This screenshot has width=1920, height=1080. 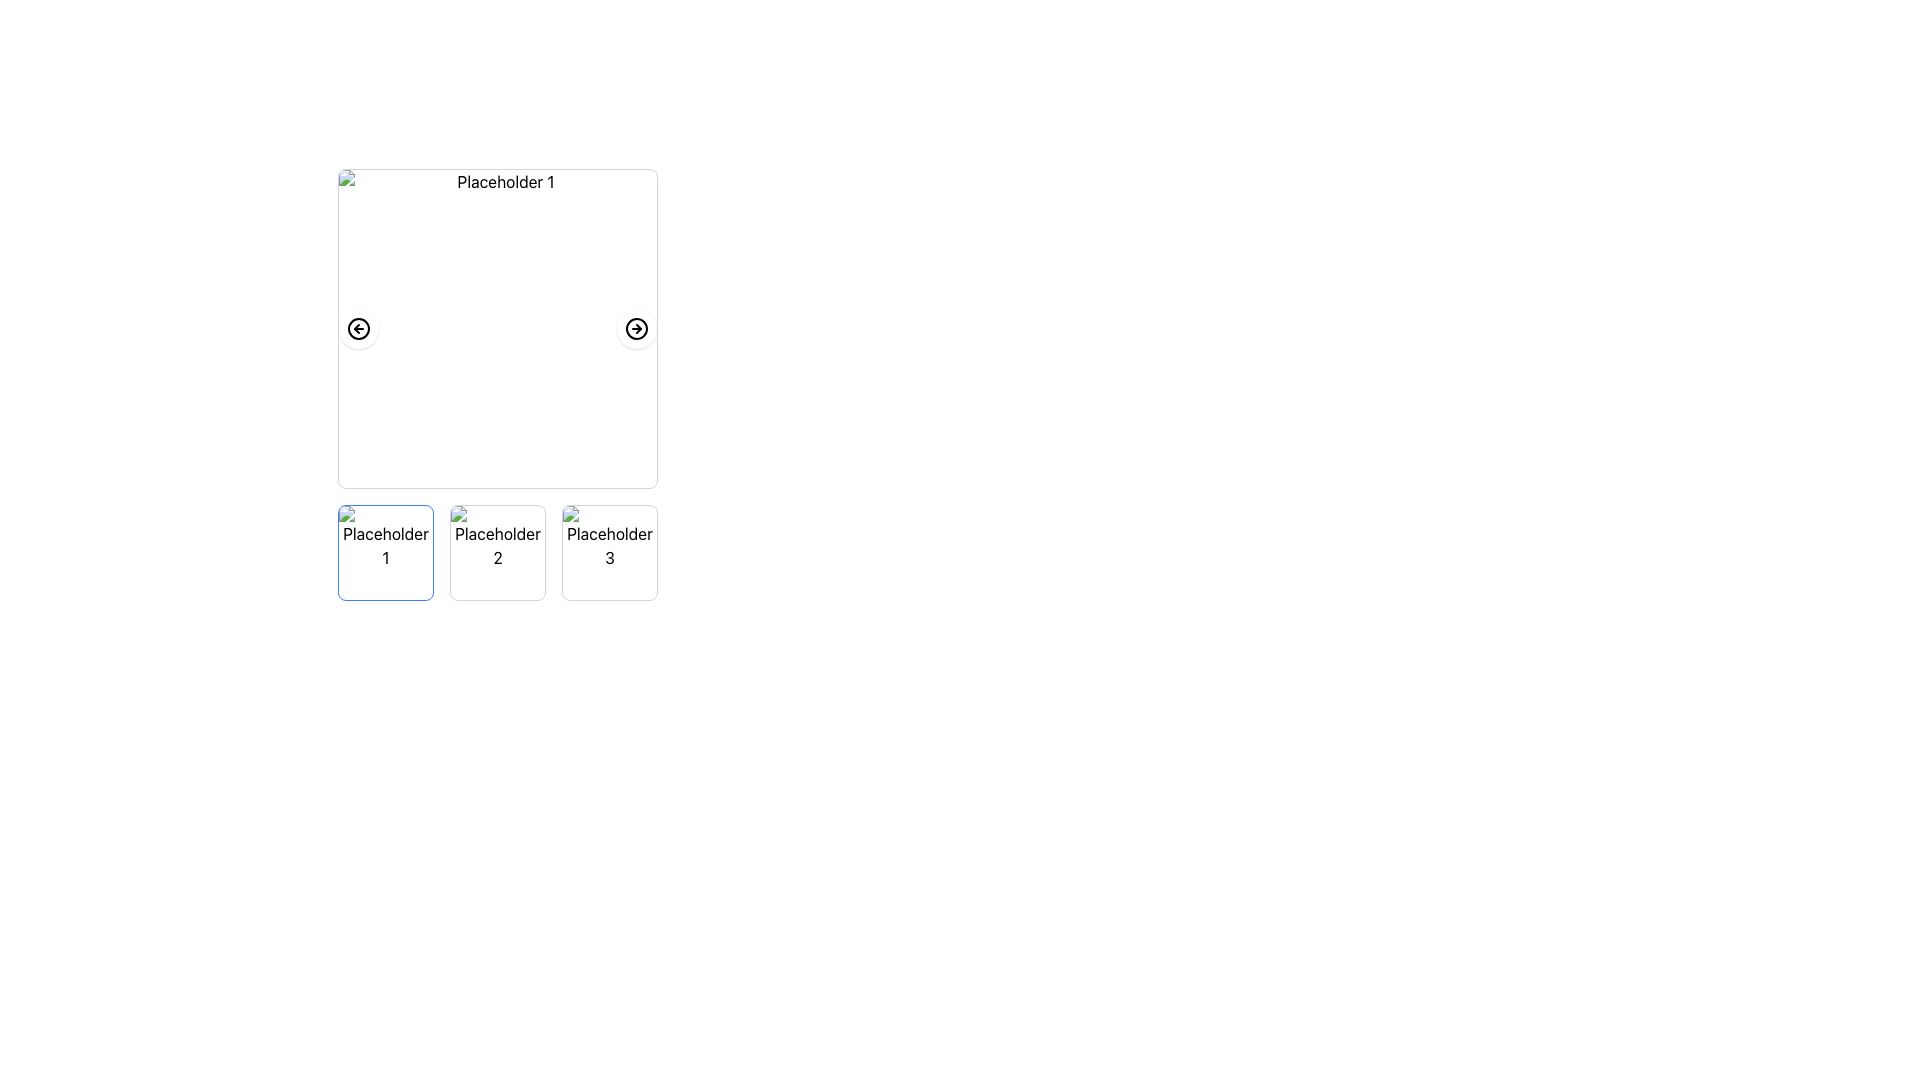 What do you see at coordinates (385, 552) in the screenshot?
I see `the first selectable thumbnail component, which serves as a preview or reference for additional content` at bounding box center [385, 552].